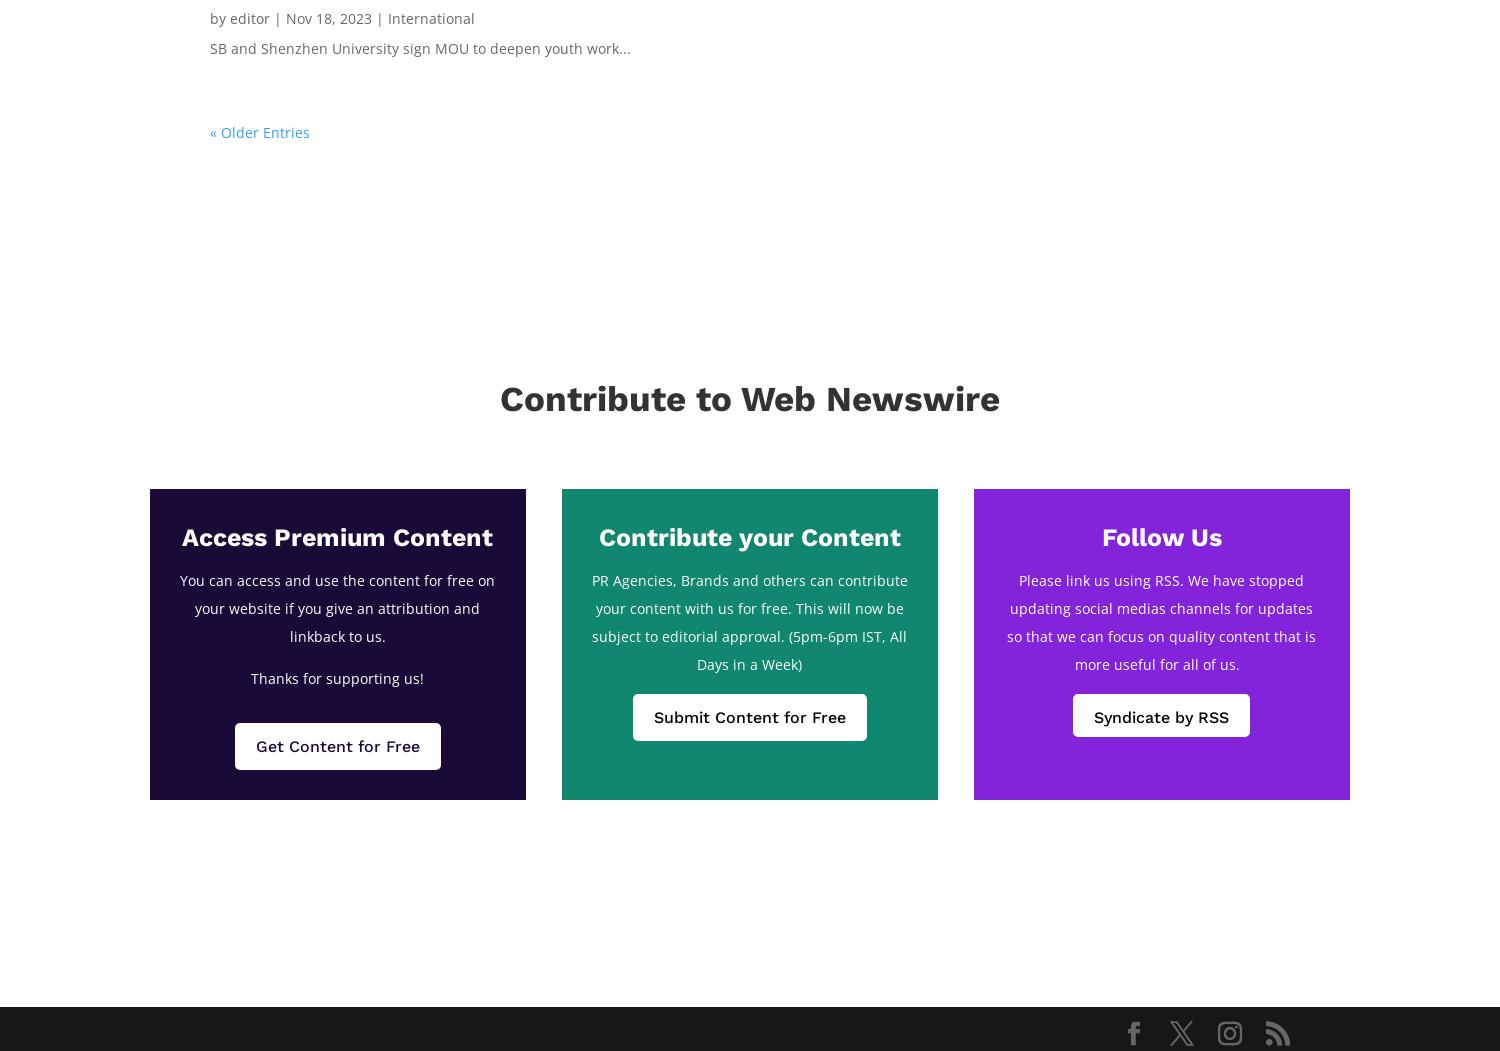  I want to click on 'Thanks for supporting us!', so click(336, 677).